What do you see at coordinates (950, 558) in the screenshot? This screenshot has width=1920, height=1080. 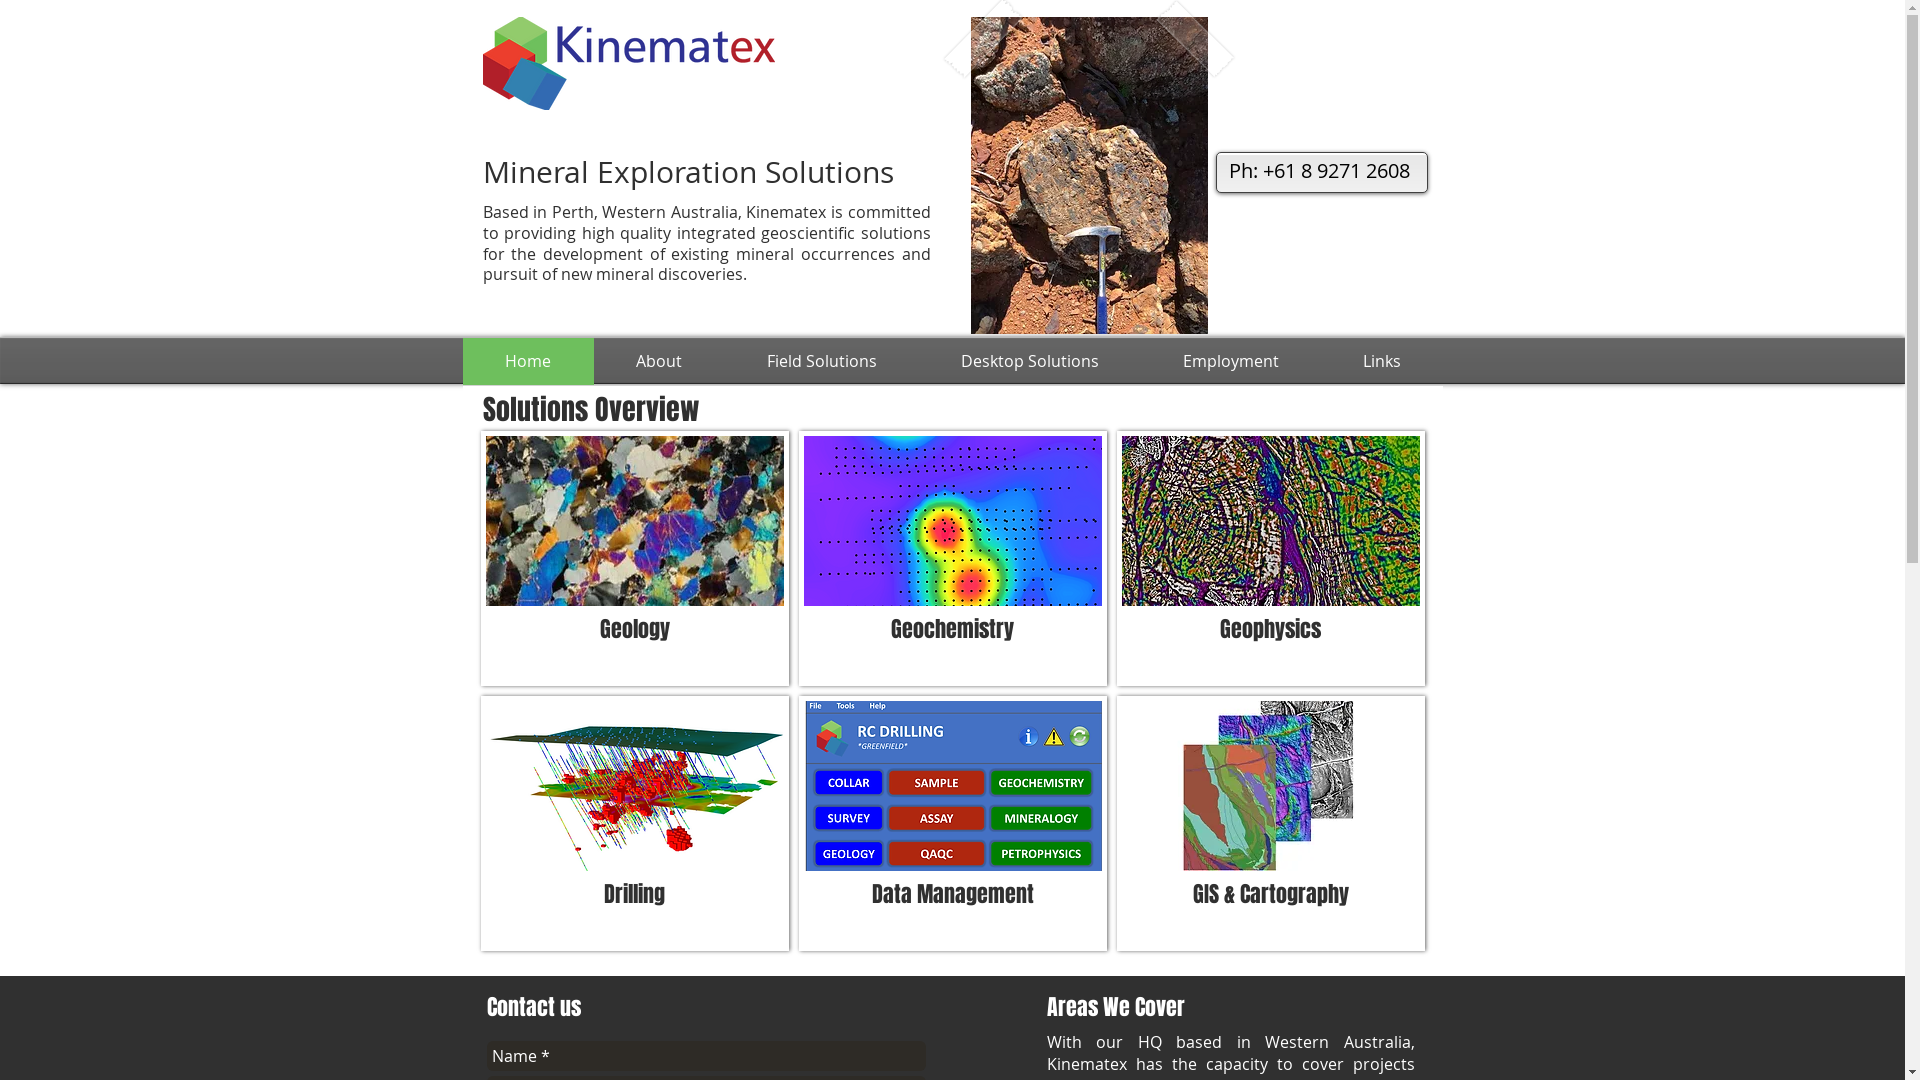 I see `'Geochemistry'` at bounding box center [950, 558].